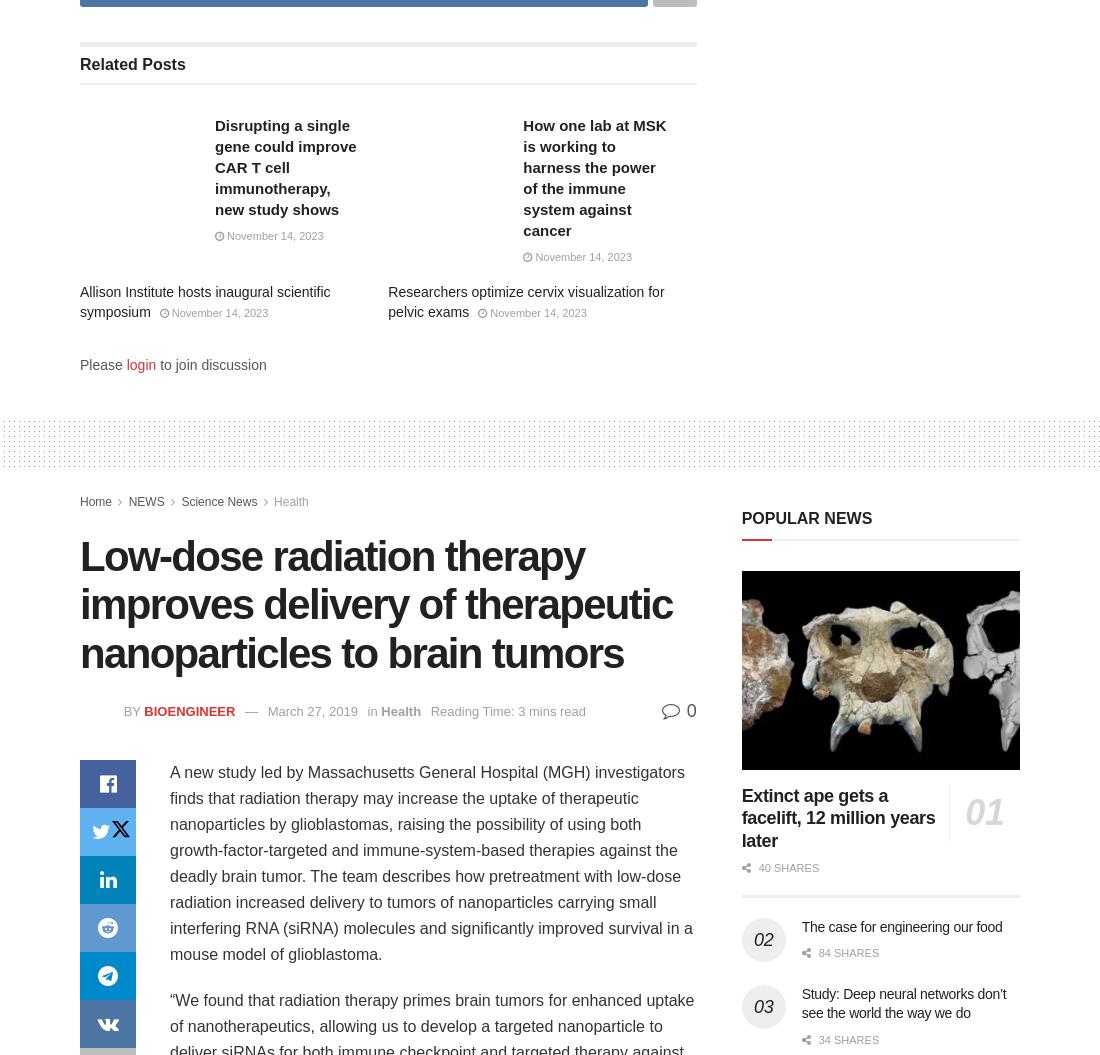  I want to click on 'Posts', so click(136, 62).